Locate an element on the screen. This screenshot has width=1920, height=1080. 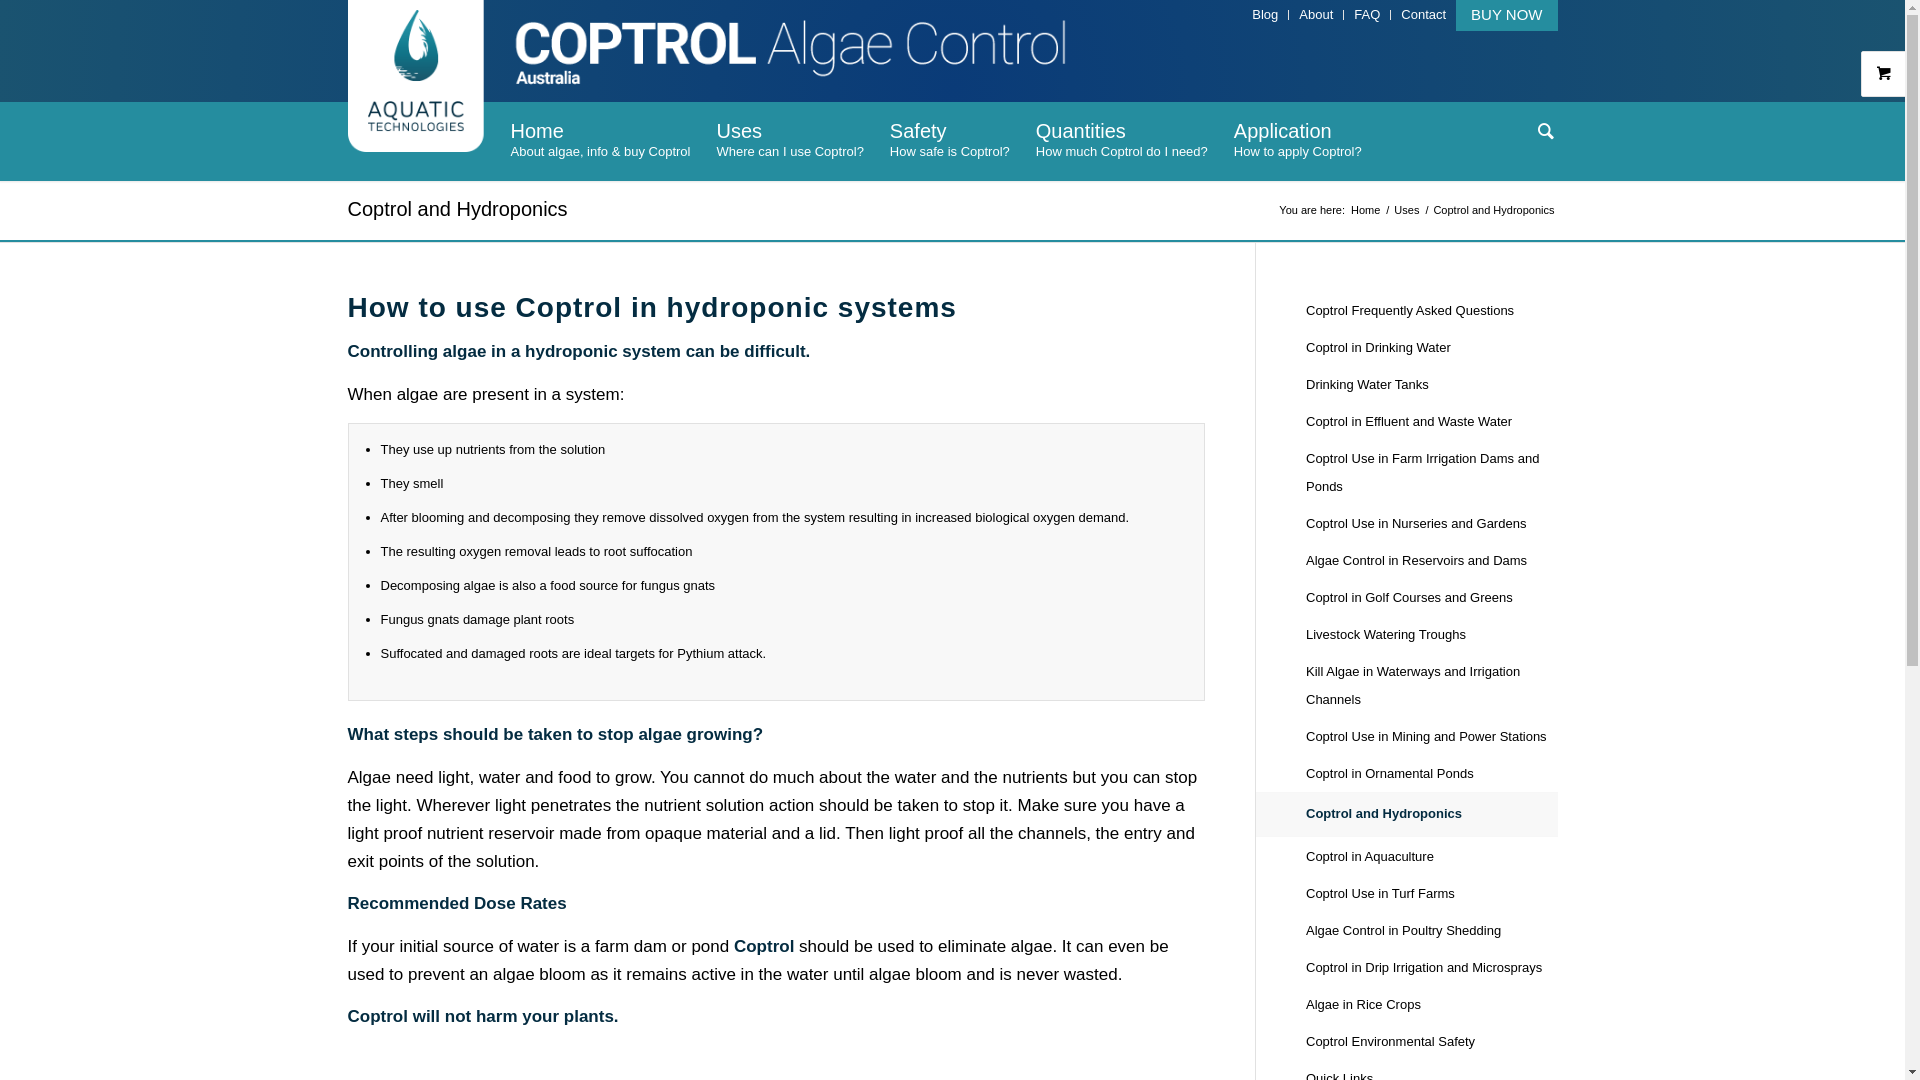
'Coptrol Use in Turf Farms' is located at coordinates (1430, 893).